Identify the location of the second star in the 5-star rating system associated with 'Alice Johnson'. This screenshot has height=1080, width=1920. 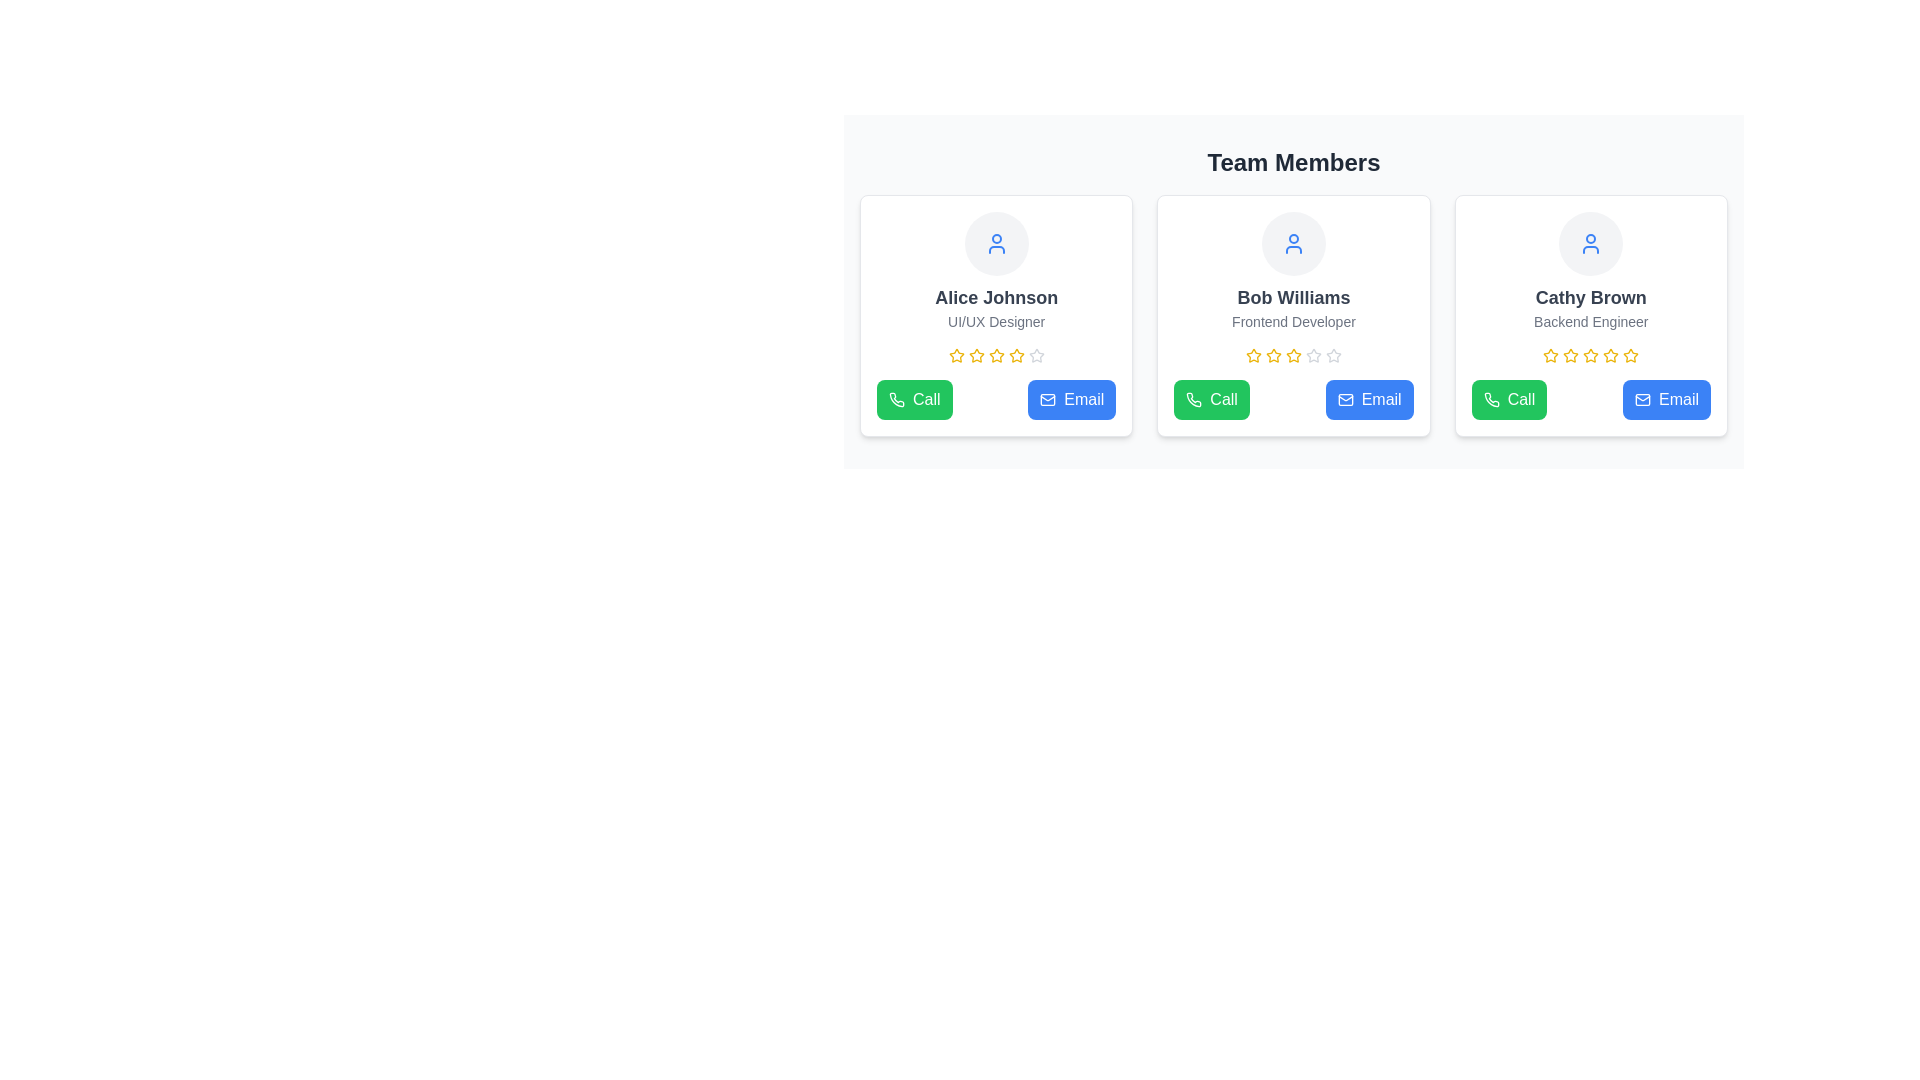
(996, 354).